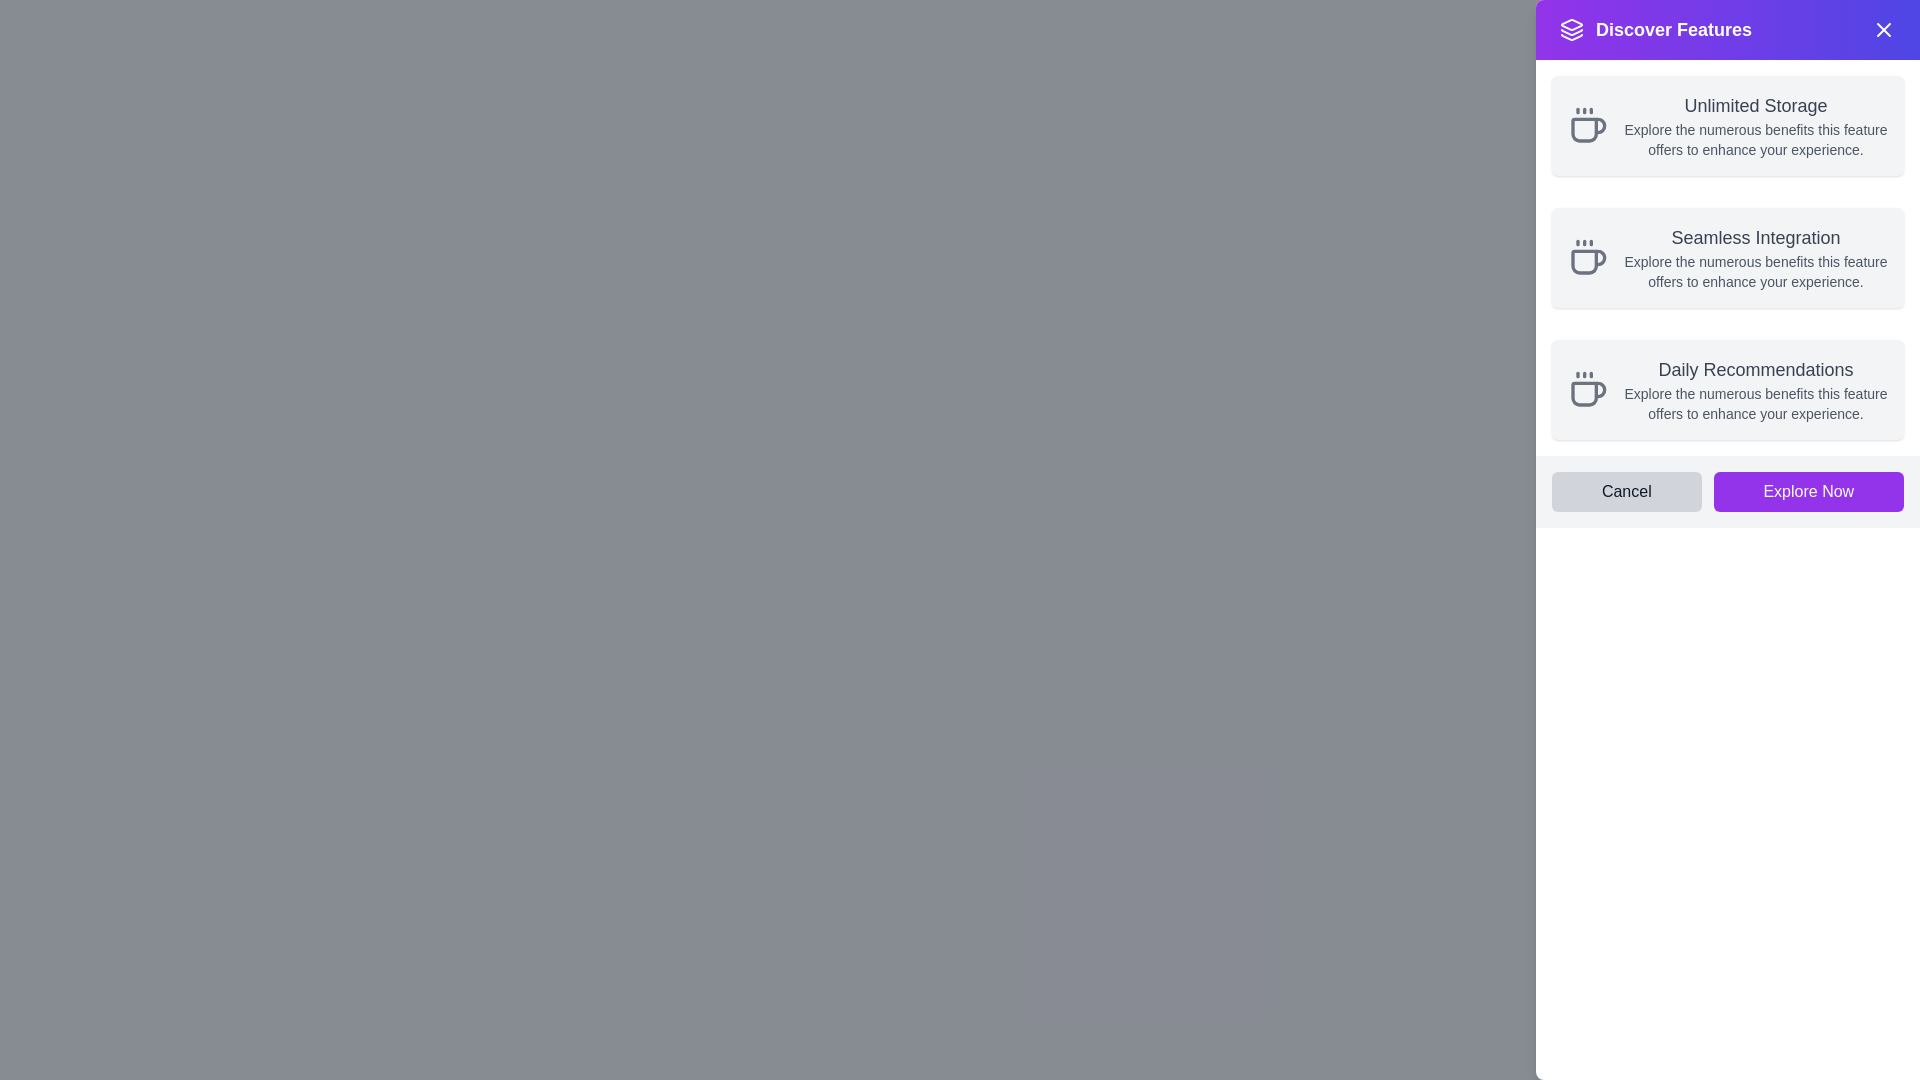  What do you see at coordinates (1882, 30) in the screenshot?
I see `the close button located at the rightmost end of the top purple header bar, adjacent to the header text 'Discover Features'` at bounding box center [1882, 30].